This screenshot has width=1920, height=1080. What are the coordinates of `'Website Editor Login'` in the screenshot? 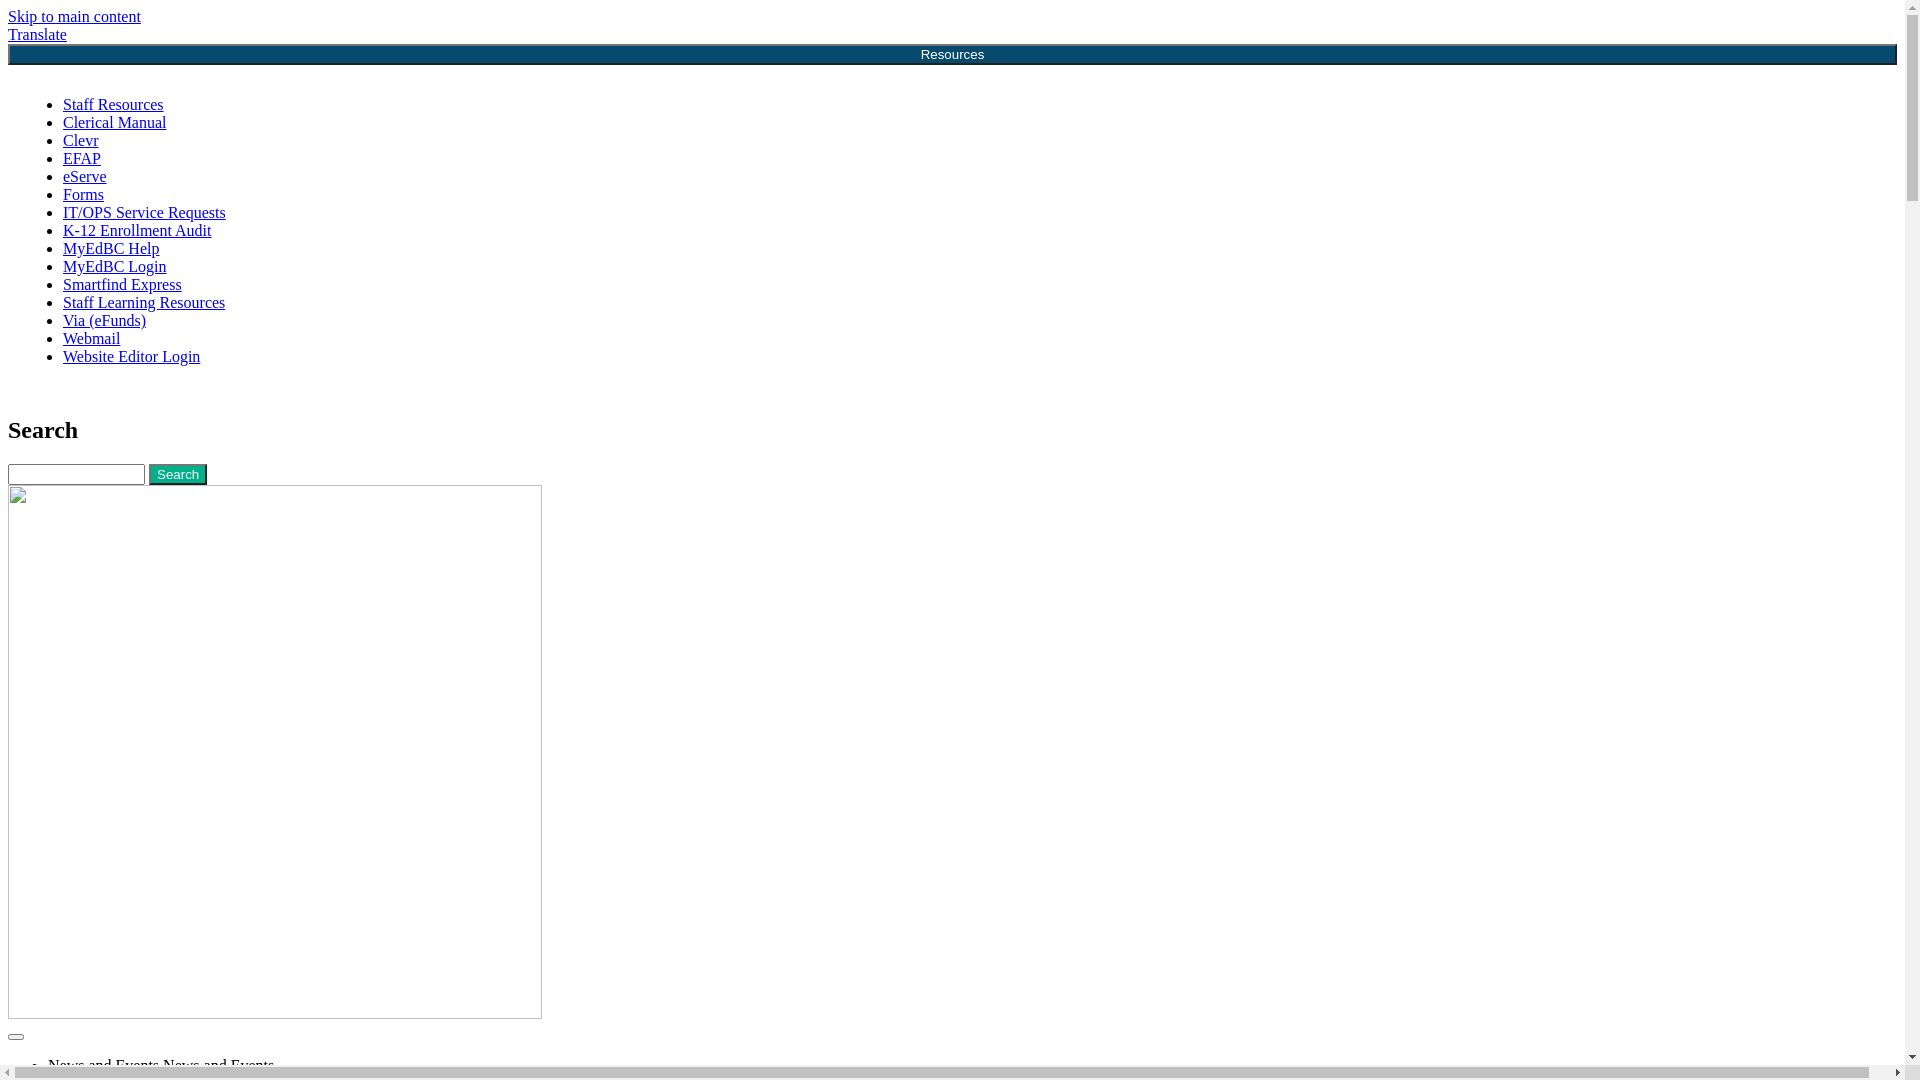 It's located at (130, 355).